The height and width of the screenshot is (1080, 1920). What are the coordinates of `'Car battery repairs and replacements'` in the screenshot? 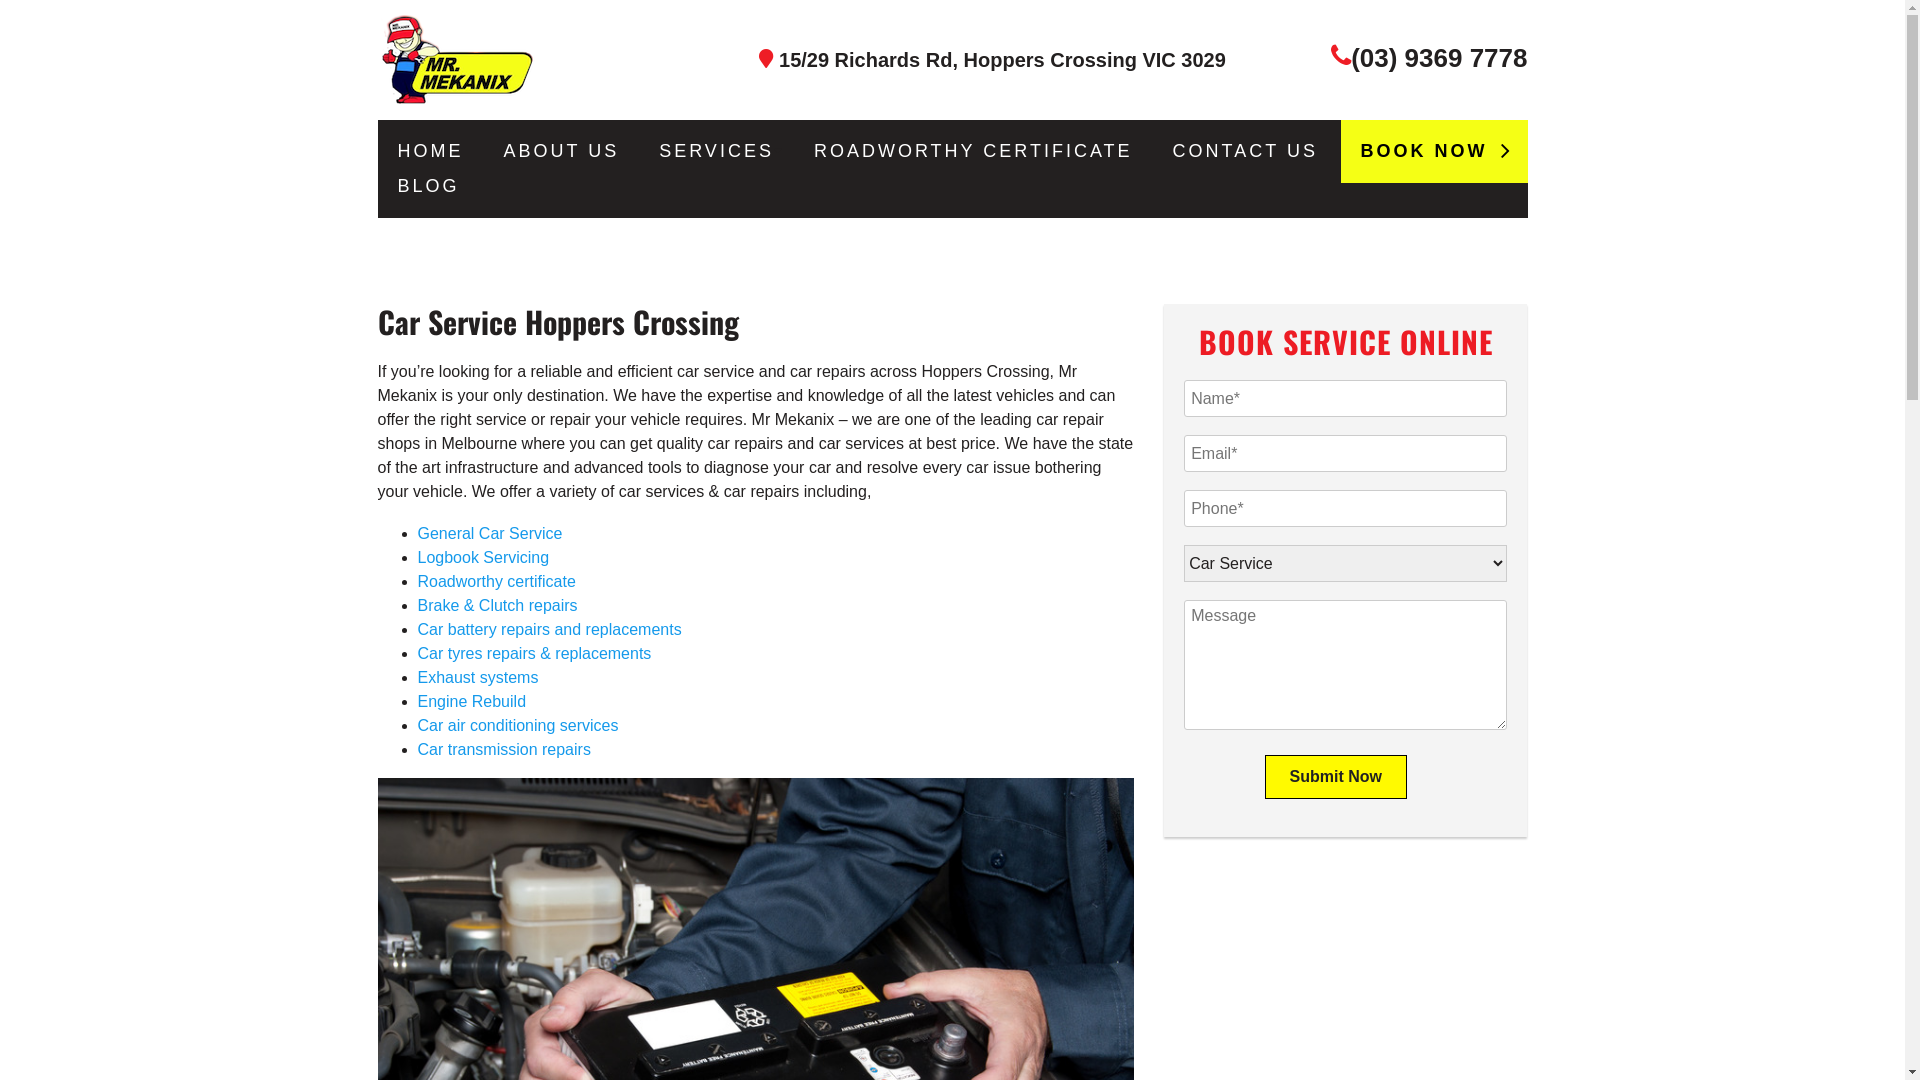 It's located at (550, 628).